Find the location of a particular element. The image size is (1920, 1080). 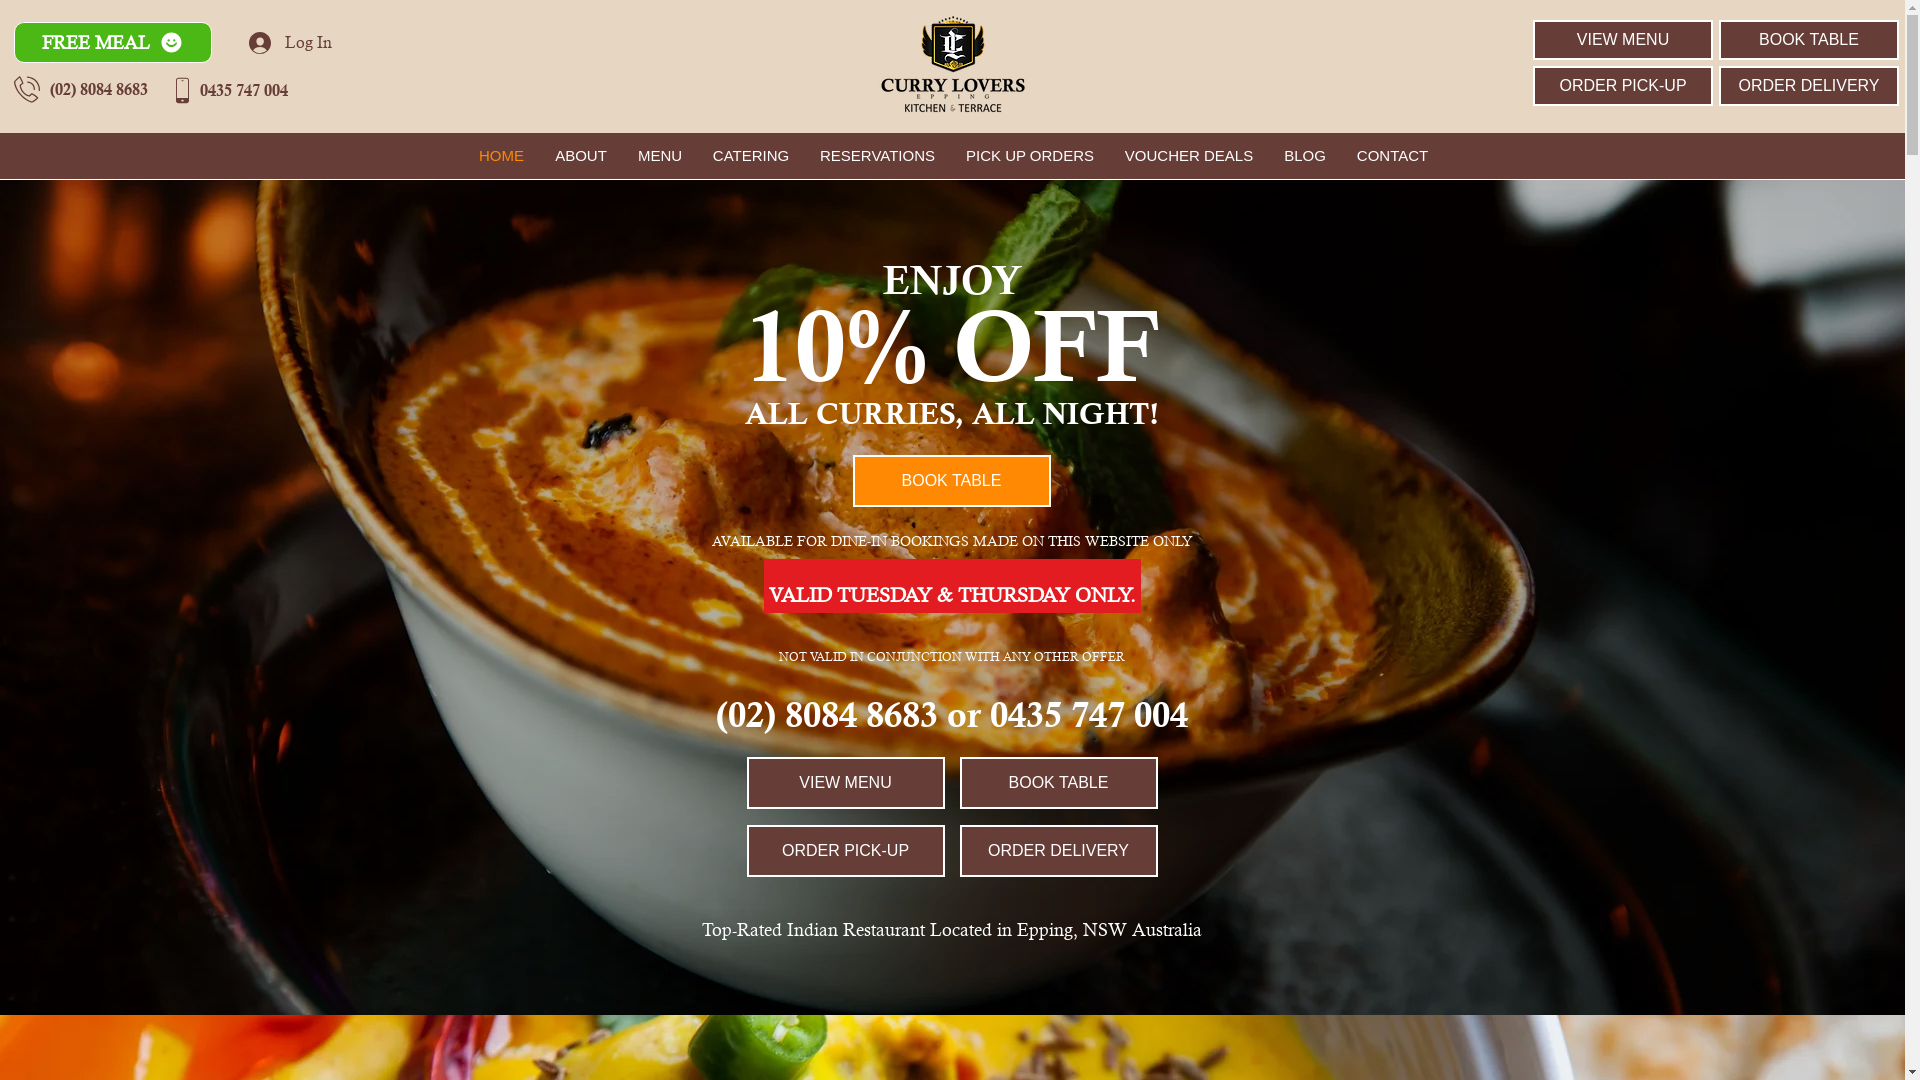

'HOME' is located at coordinates (502, 154).